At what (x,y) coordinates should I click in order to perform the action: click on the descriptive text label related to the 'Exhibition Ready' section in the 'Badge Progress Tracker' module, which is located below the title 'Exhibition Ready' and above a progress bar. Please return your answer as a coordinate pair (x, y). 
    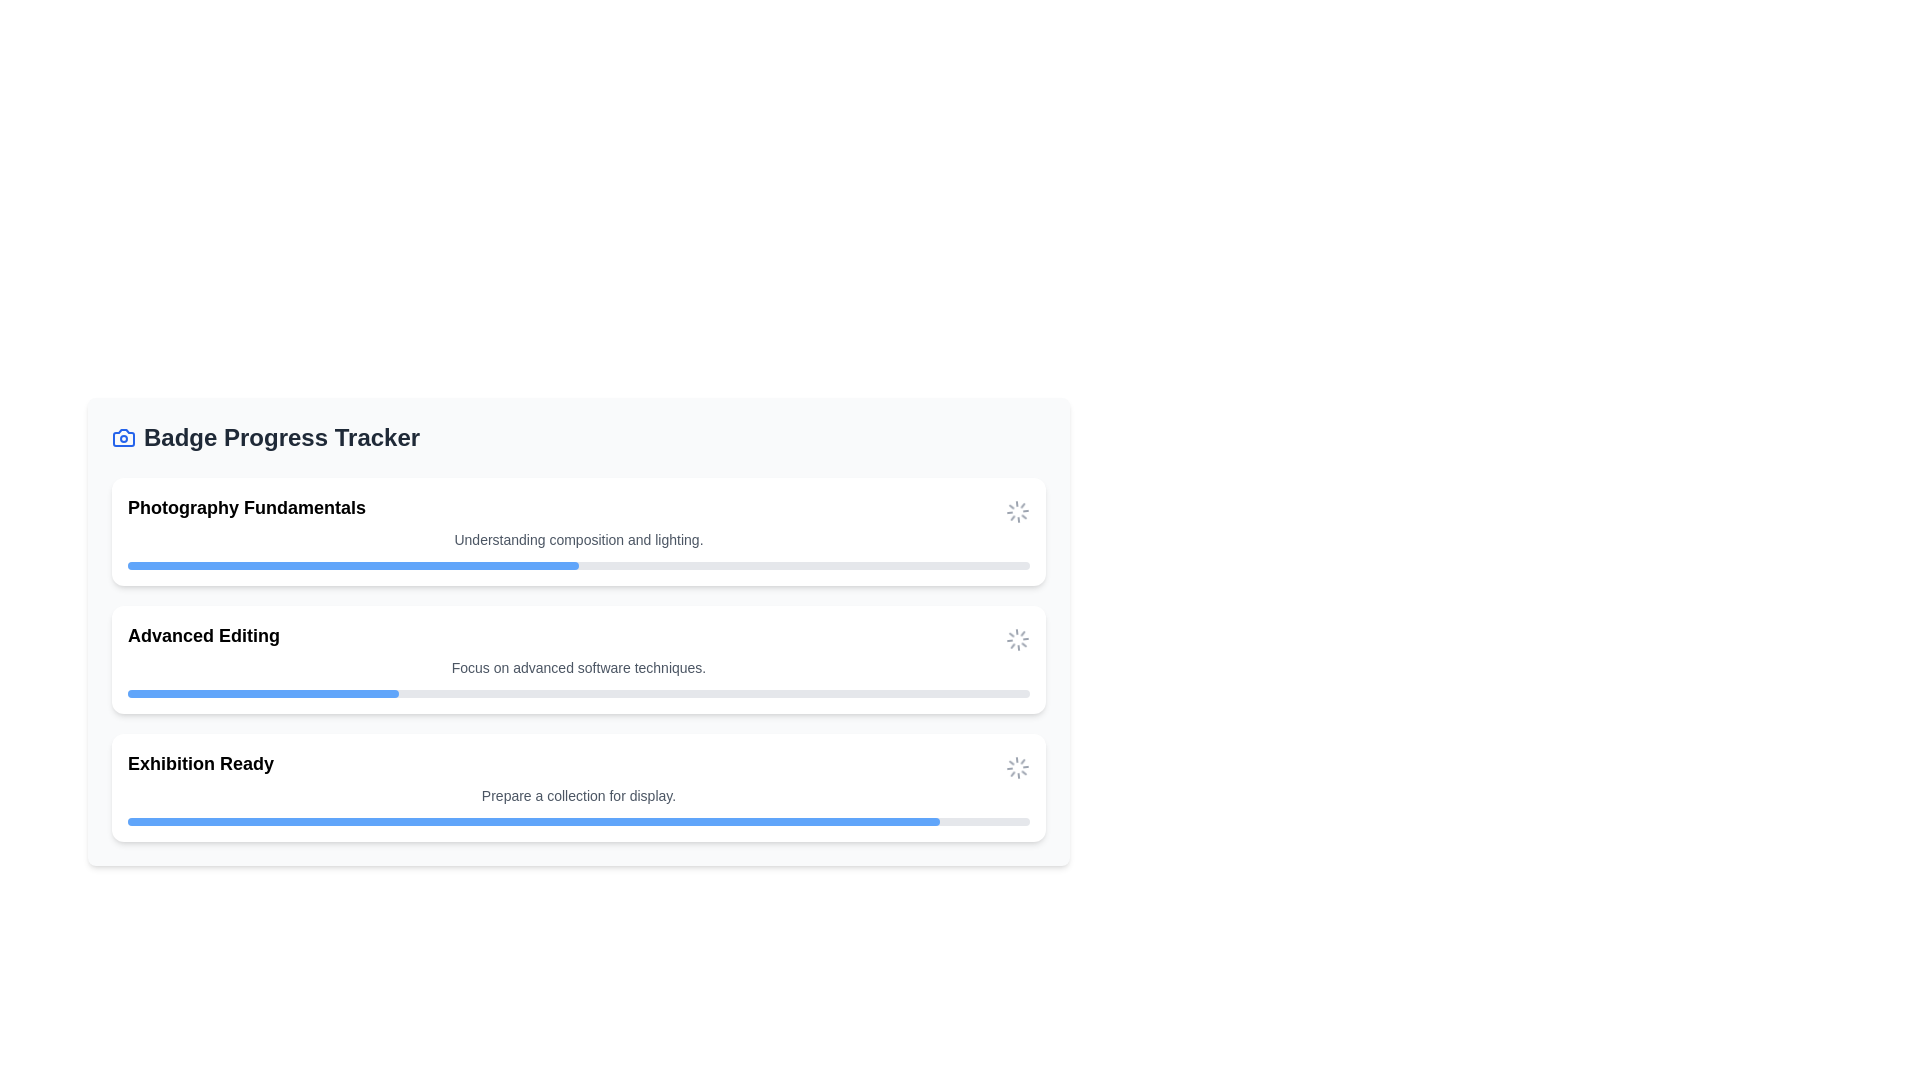
    Looking at the image, I should click on (578, 794).